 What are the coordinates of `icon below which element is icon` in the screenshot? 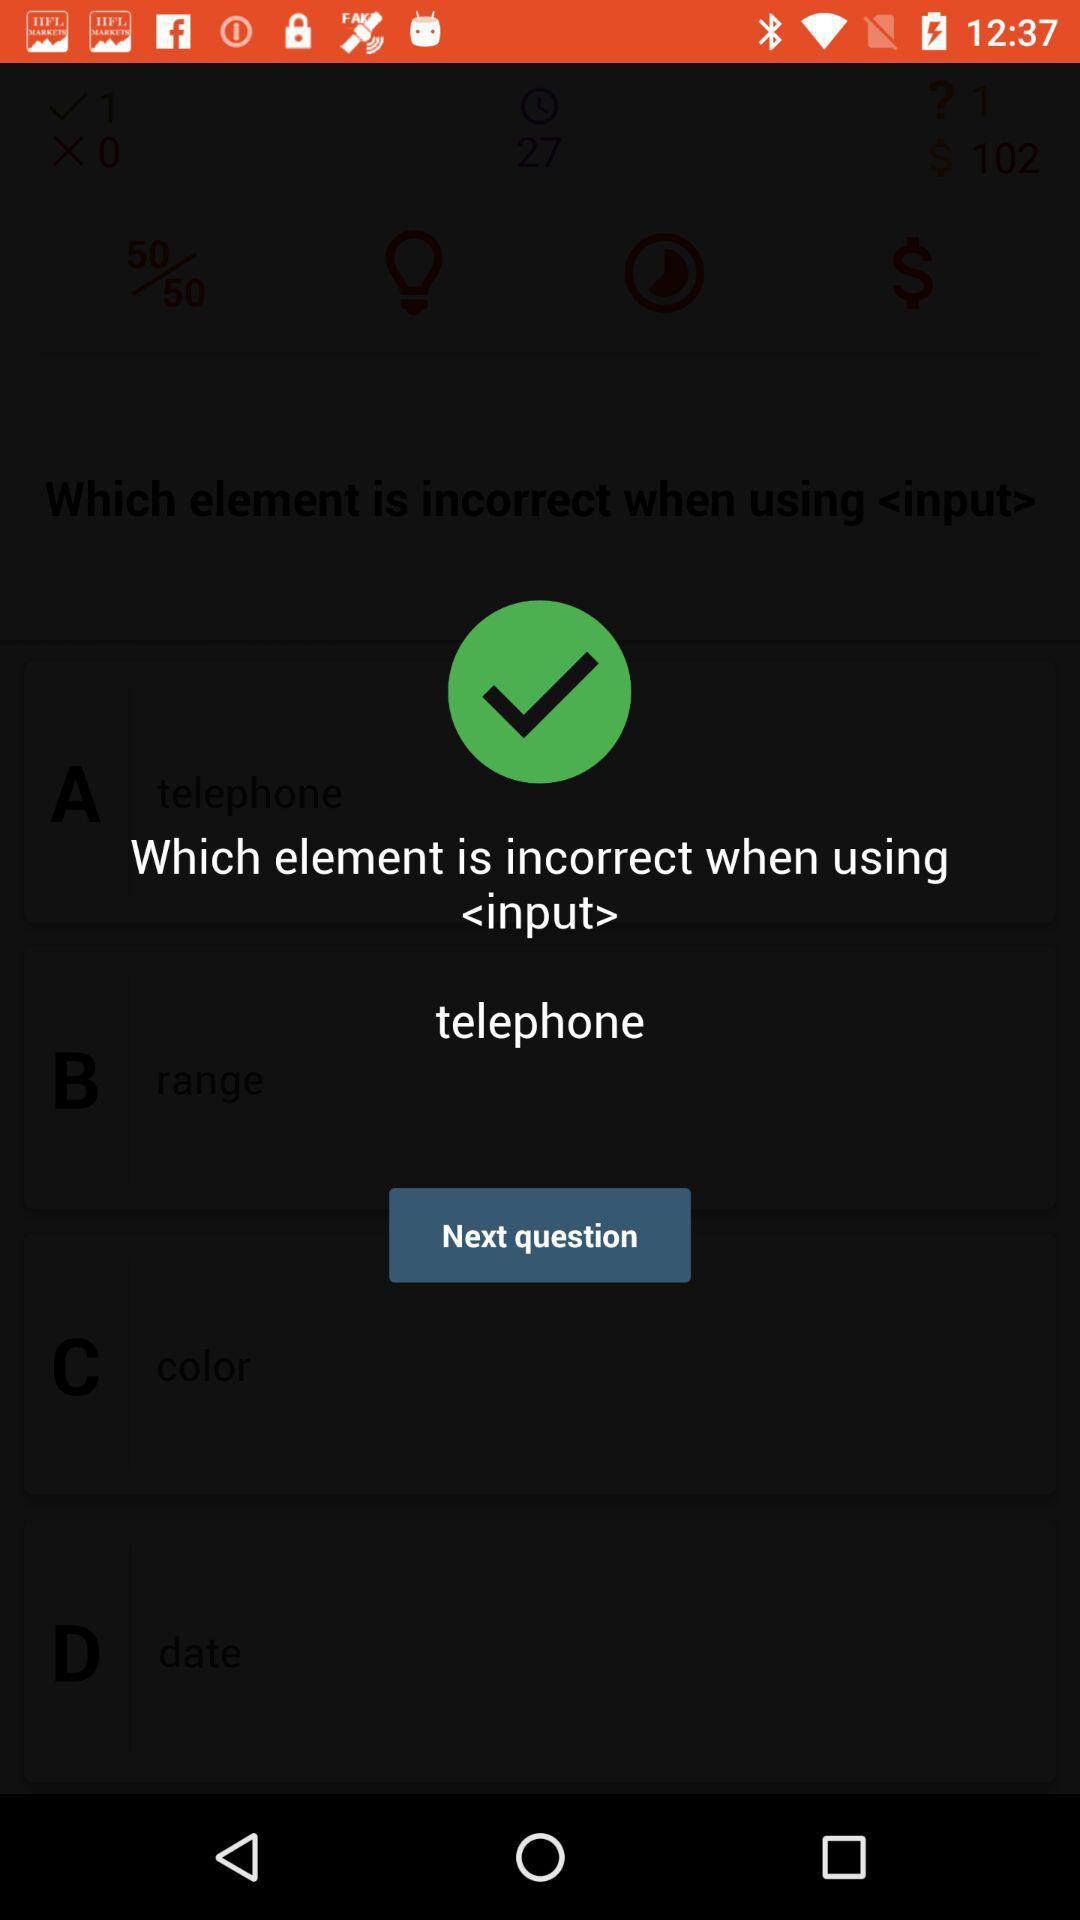 It's located at (540, 1234).